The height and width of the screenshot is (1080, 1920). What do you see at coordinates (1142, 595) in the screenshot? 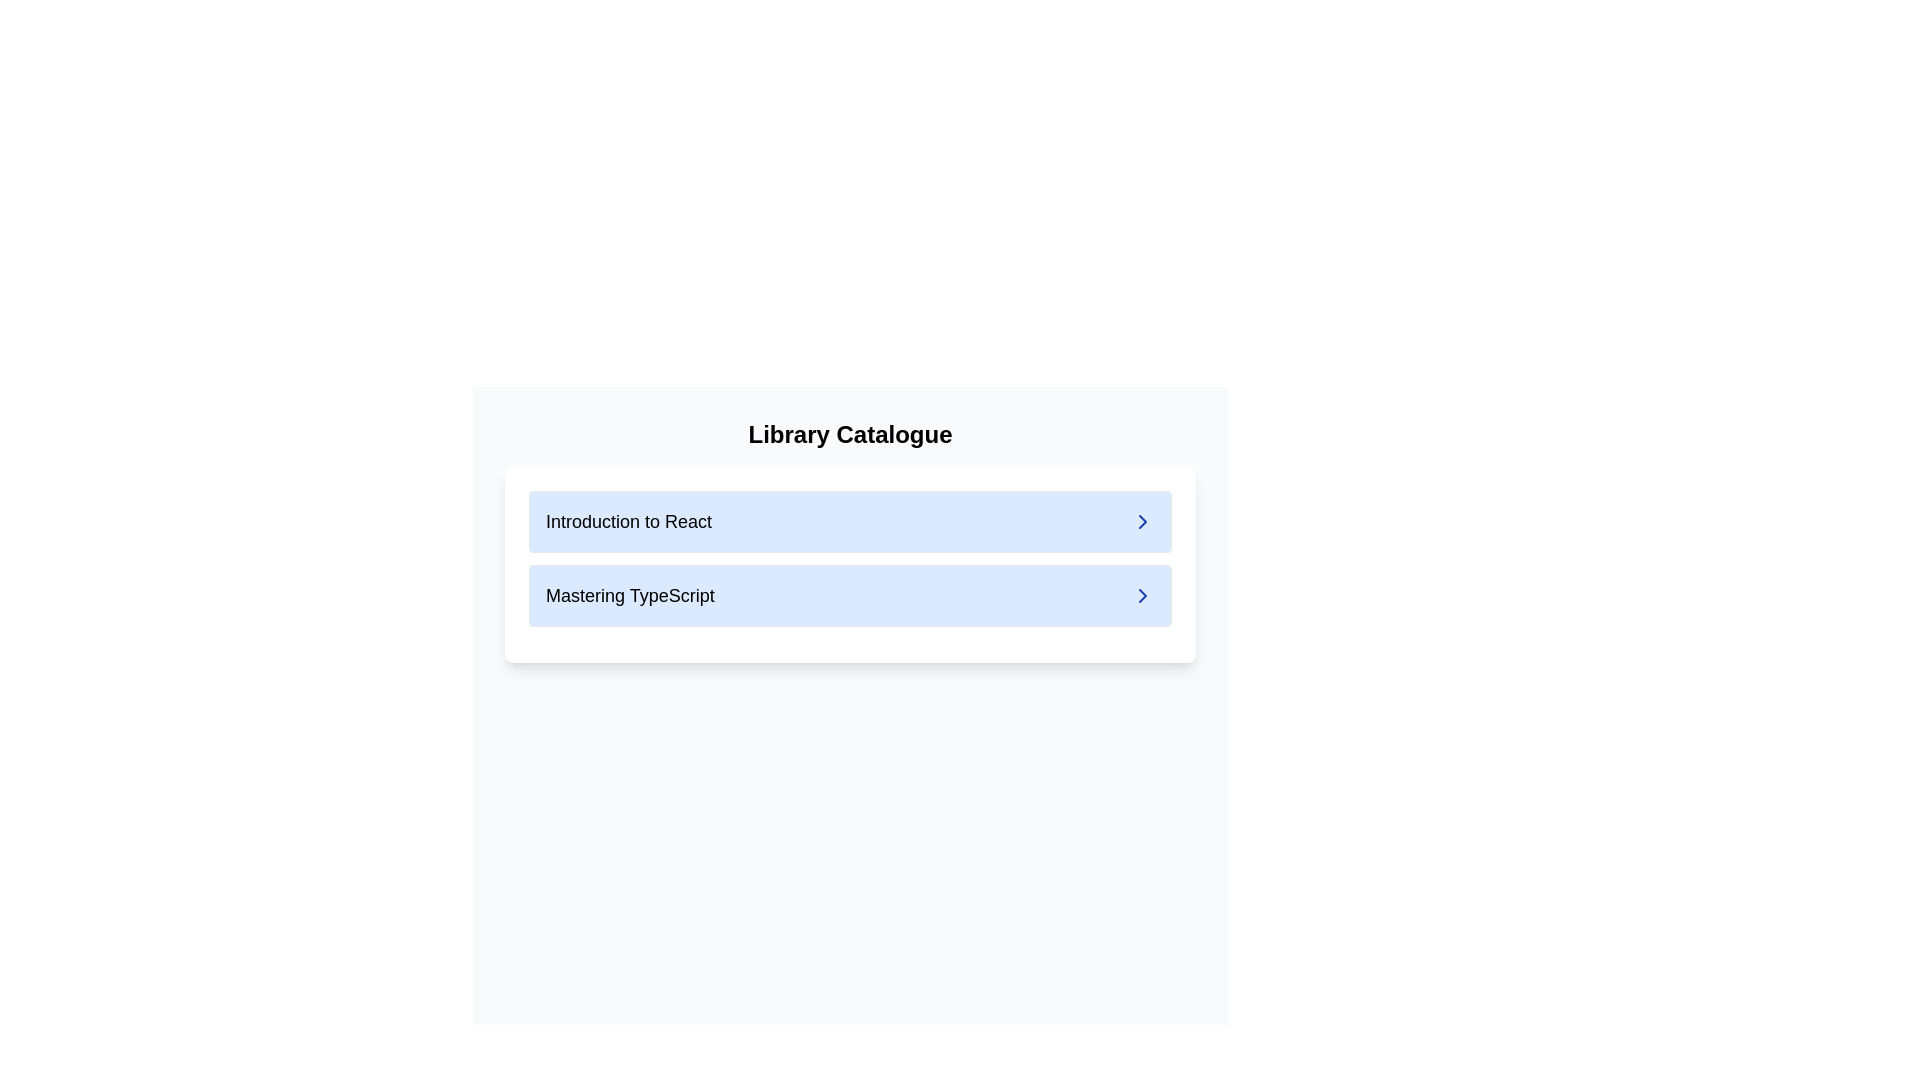
I see `the rightward-pointing chevron icon in the SVG located at the end of the list item under 'Mastering TypeScript'` at bounding box center [1142, 595].